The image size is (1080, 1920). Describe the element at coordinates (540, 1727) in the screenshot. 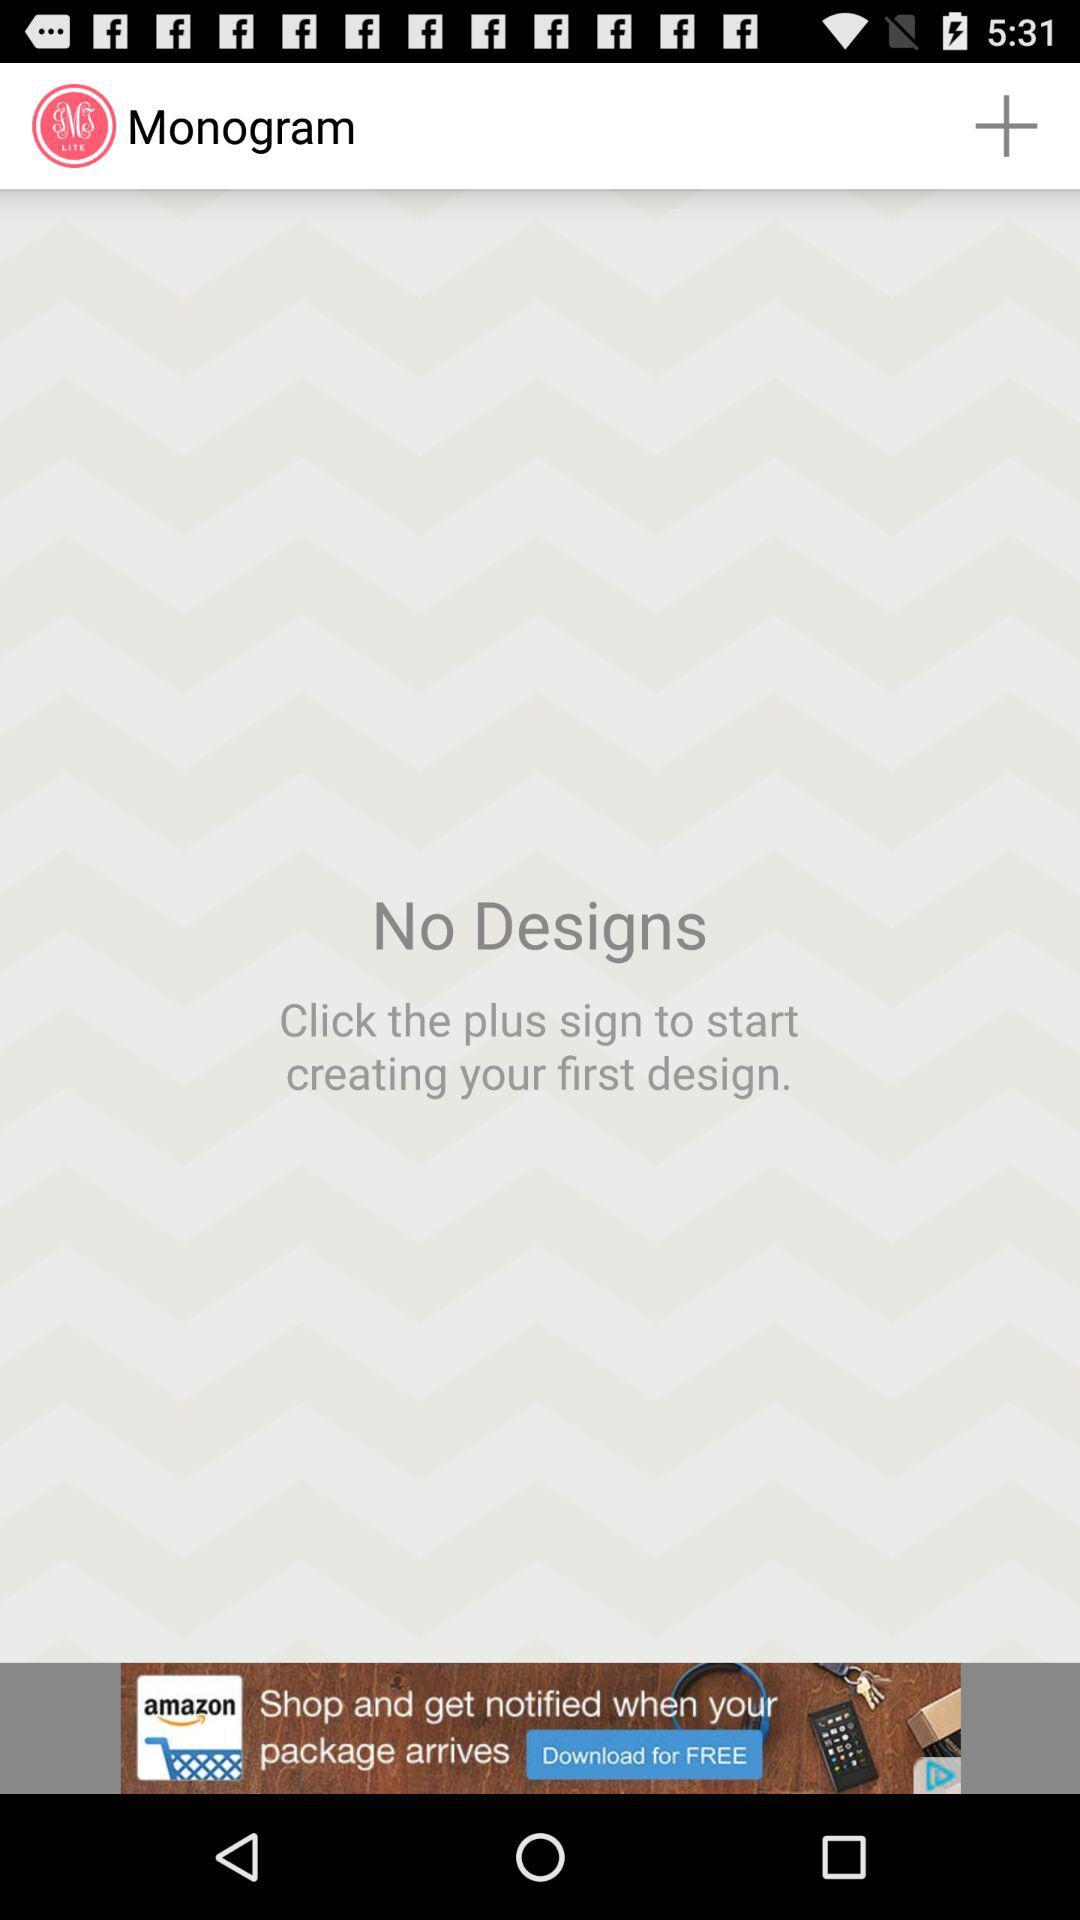

I see `open advertisement` at that location.